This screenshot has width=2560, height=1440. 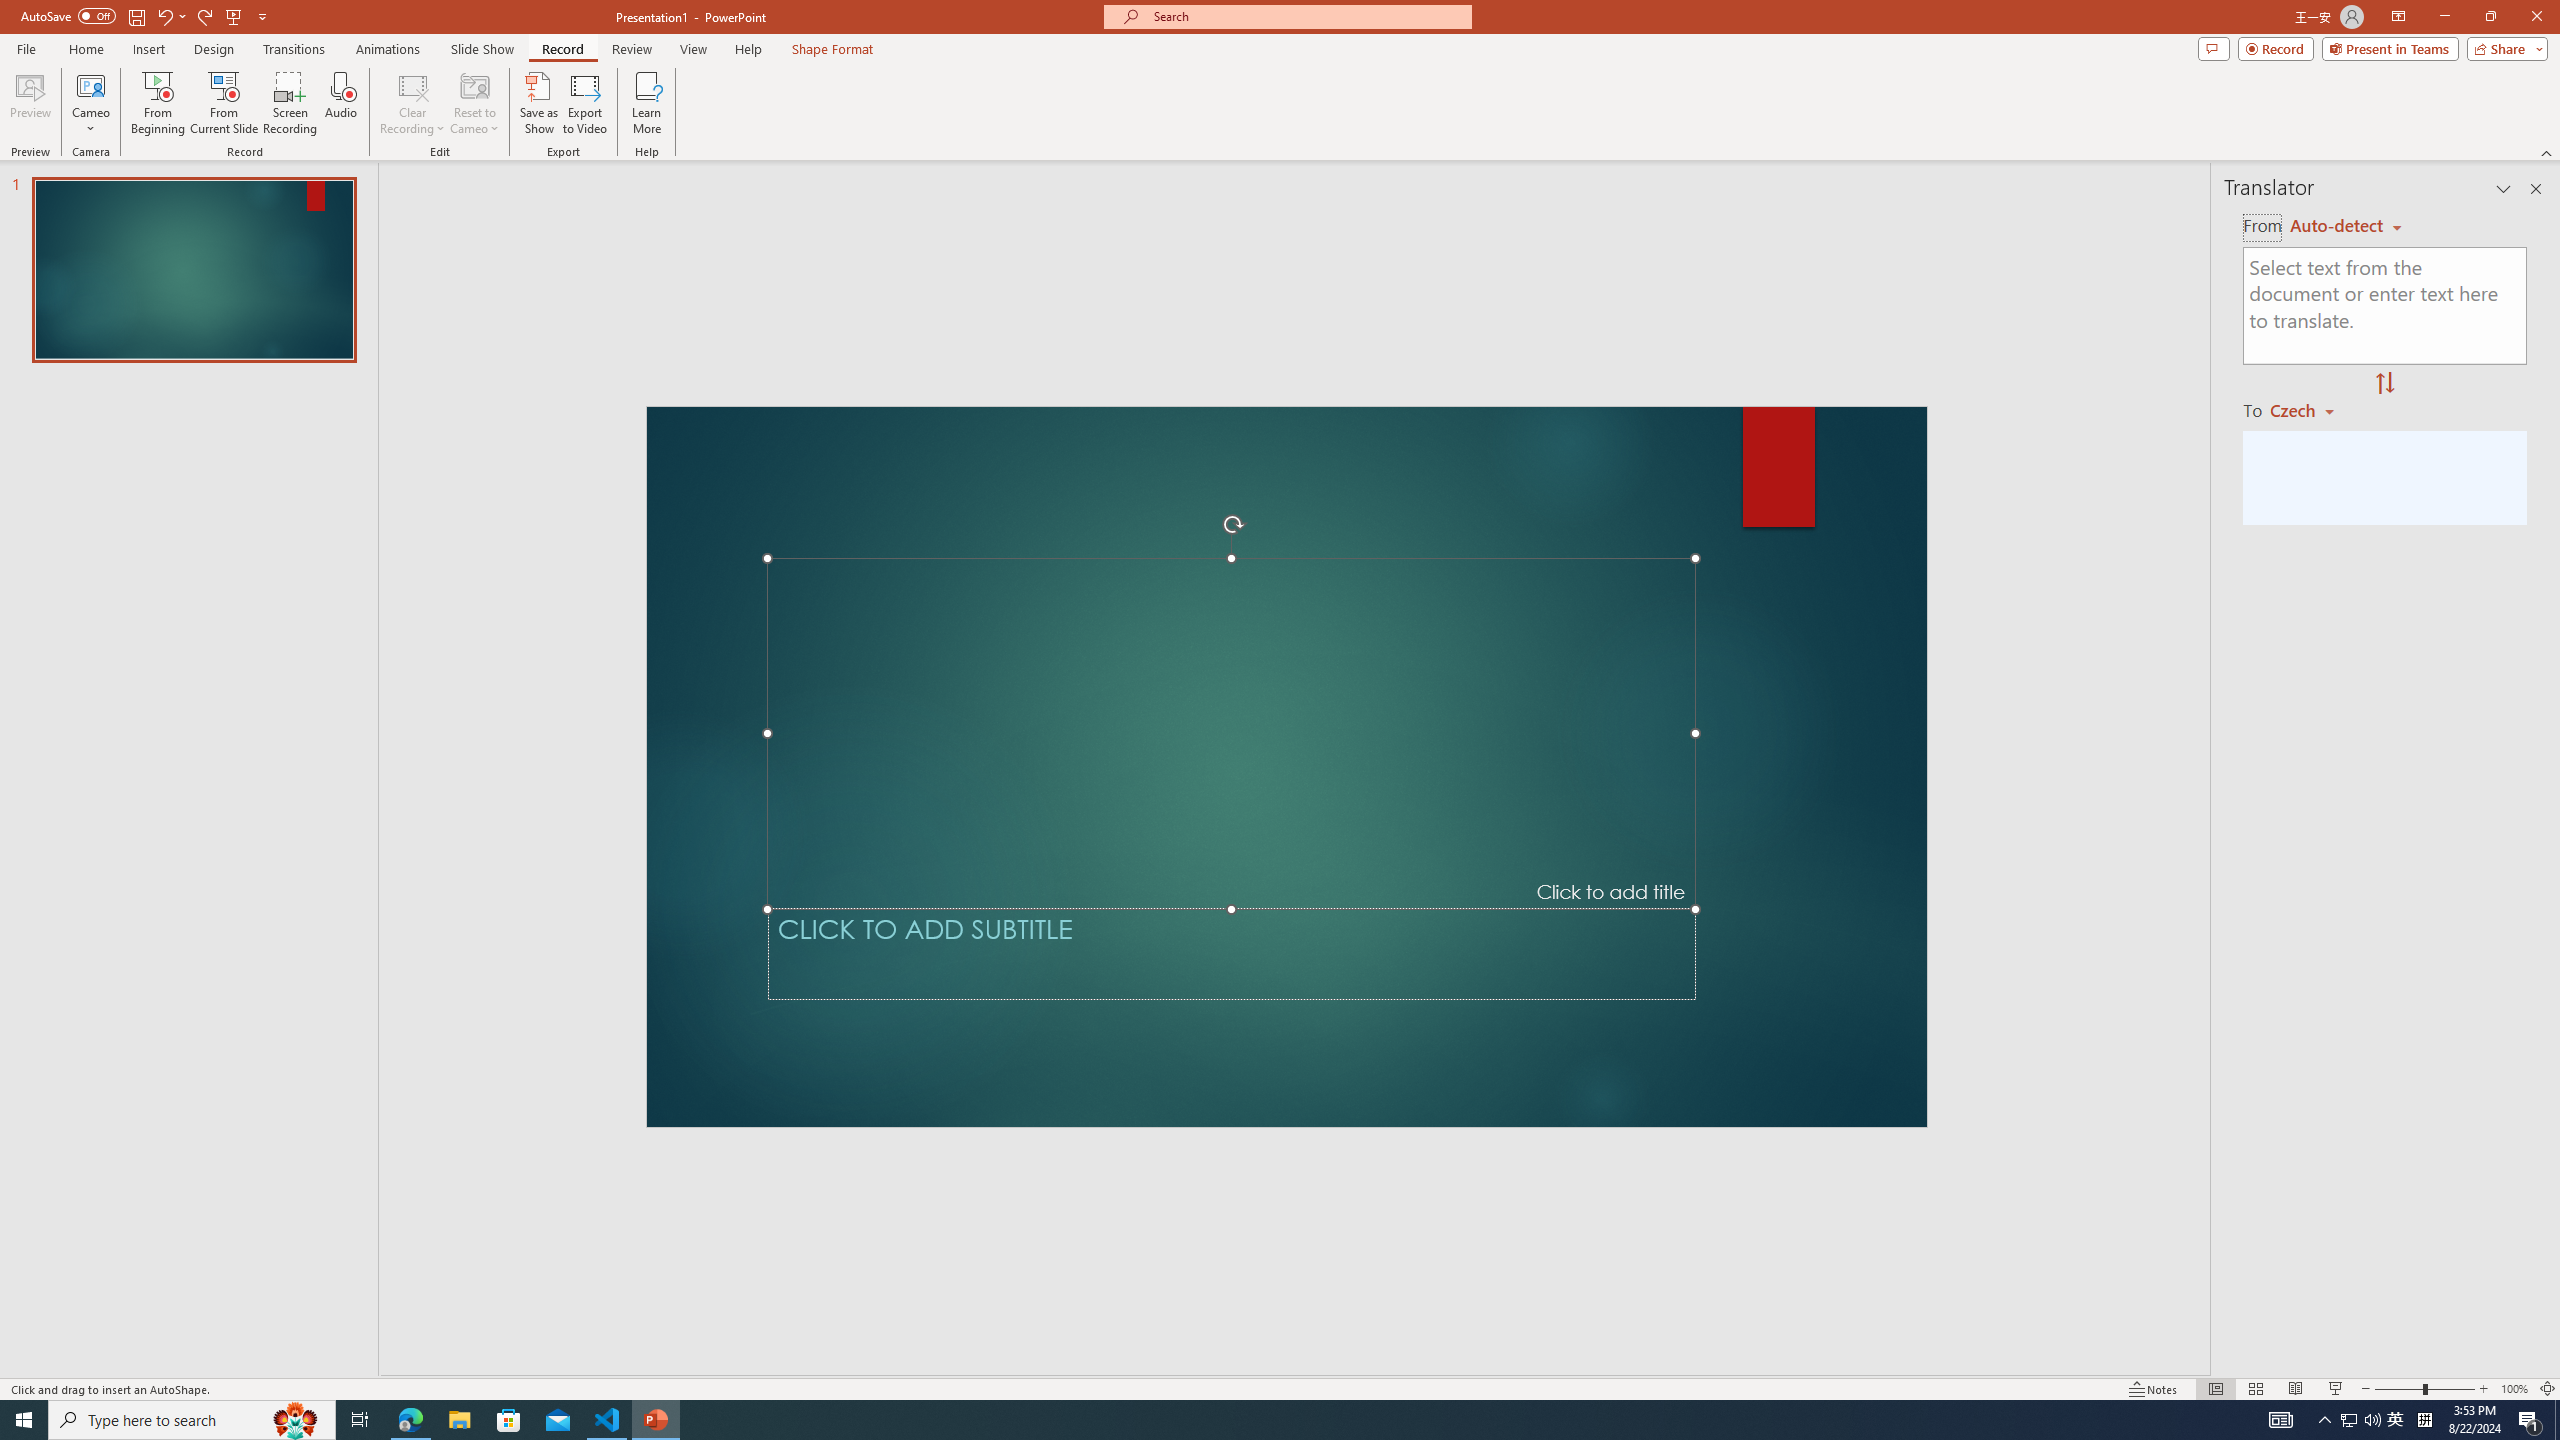 What do you see at coordinates (25, 47) in the screenshot?
I see `'File Tab'` at bounding box center [25, 47].